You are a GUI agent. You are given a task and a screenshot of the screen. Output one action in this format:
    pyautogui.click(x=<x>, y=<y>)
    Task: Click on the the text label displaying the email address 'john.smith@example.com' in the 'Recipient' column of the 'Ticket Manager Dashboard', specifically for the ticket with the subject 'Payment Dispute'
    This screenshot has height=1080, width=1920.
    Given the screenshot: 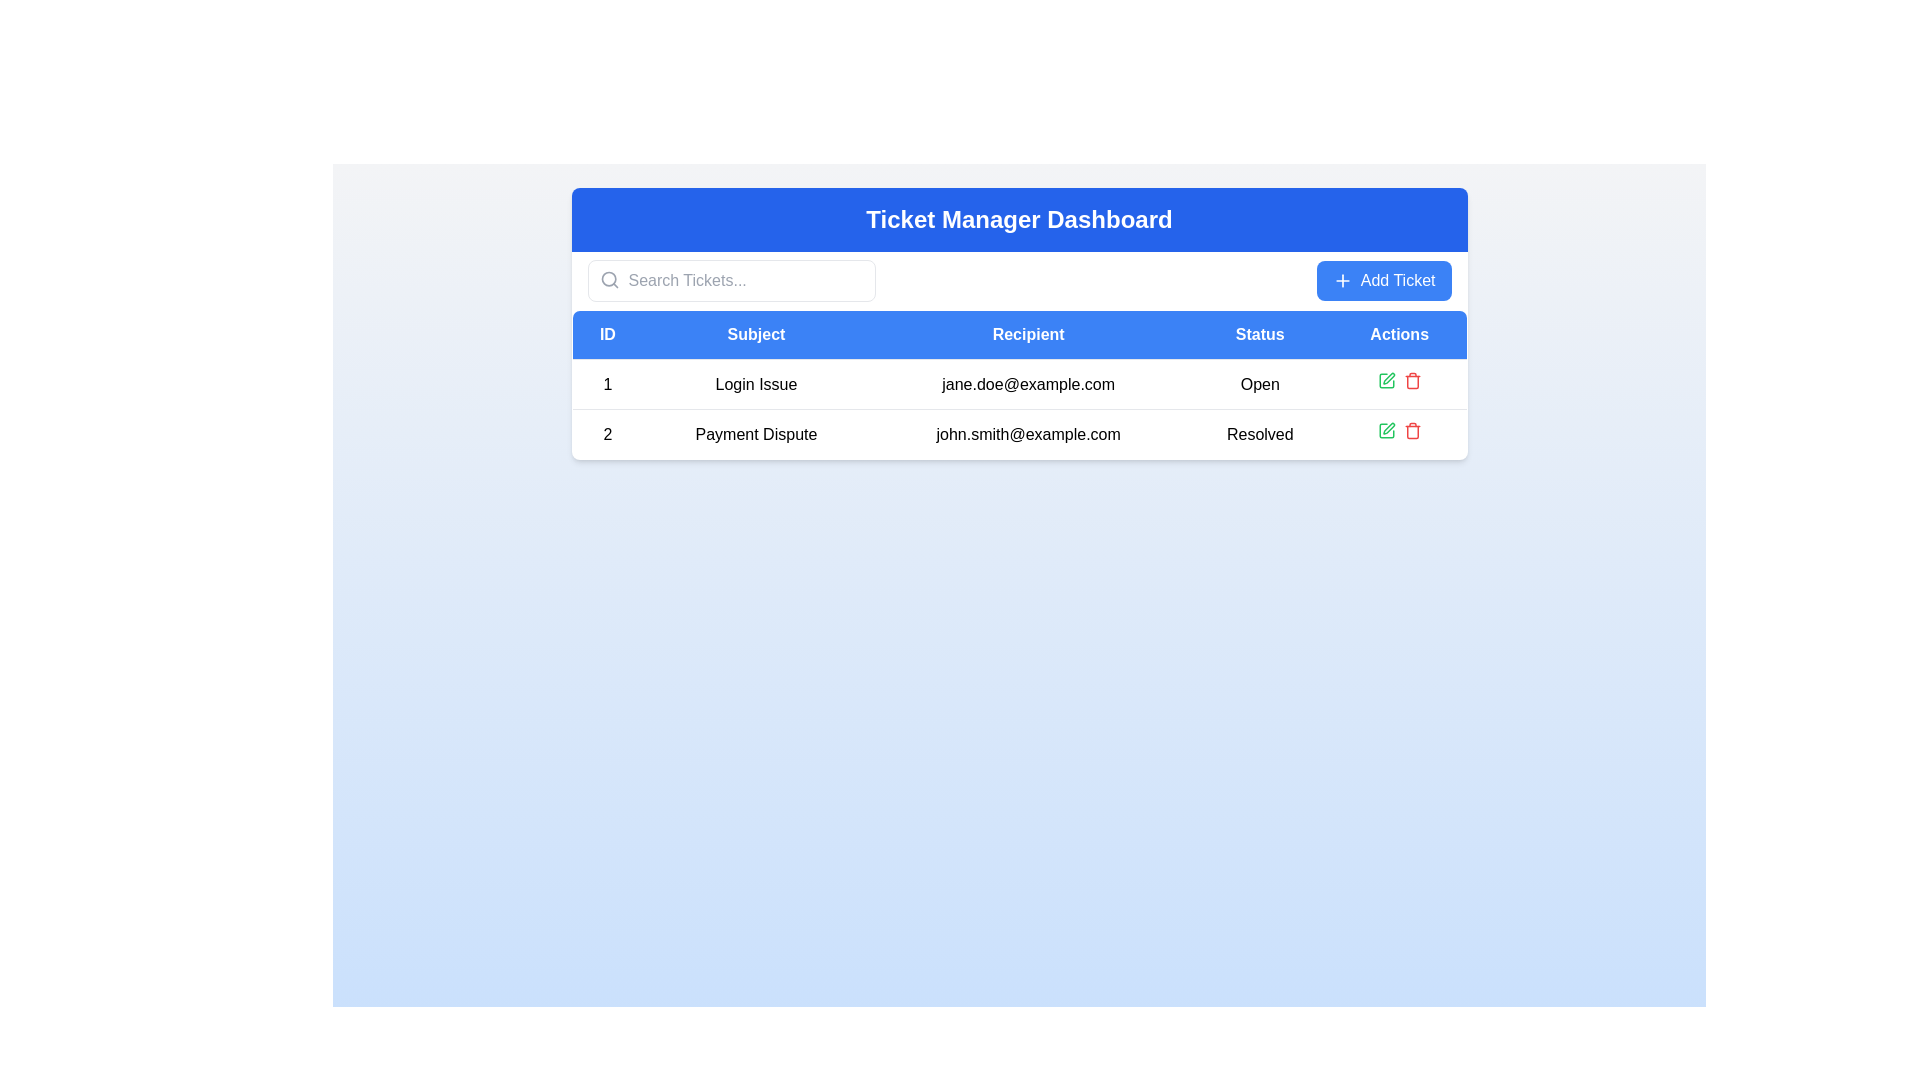 What is the action you would take?
    pyautogui.click(x=1028, y=433)
    